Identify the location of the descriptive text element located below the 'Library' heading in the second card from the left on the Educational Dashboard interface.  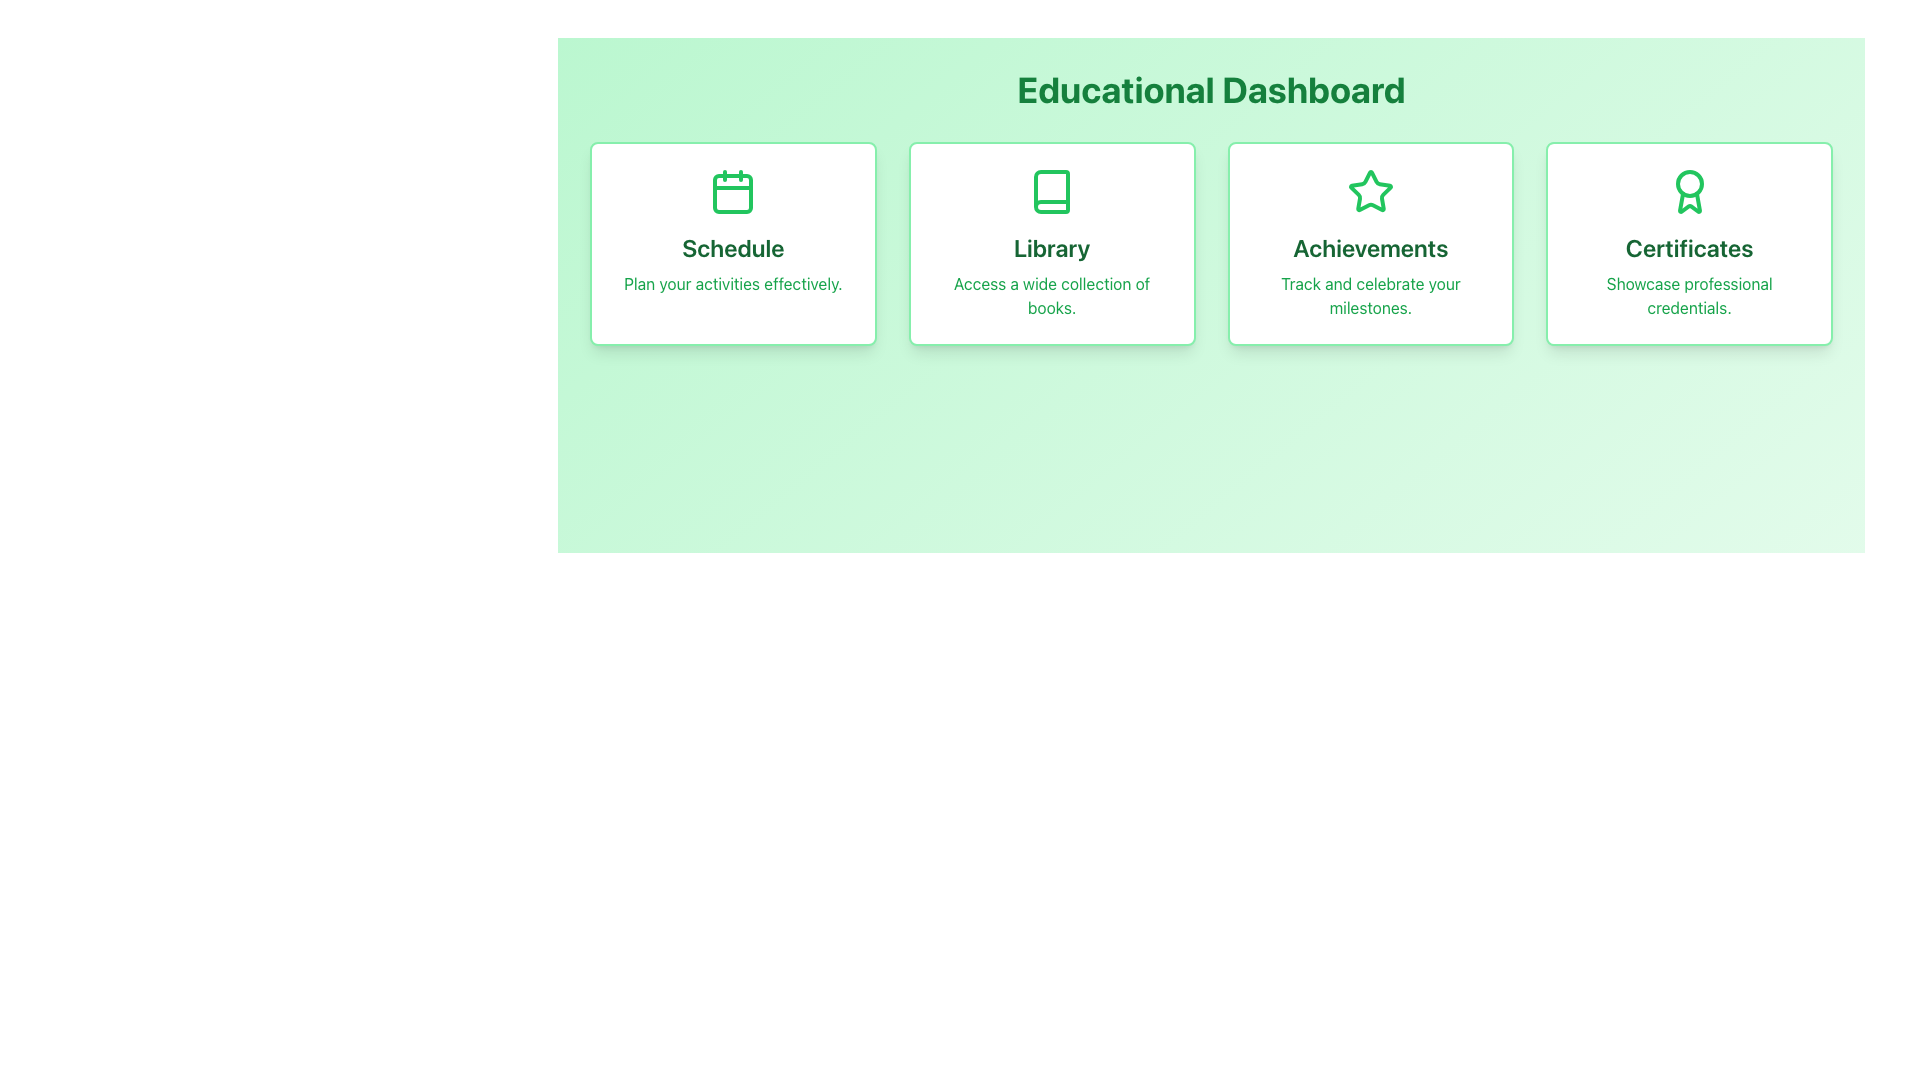
(1051, 296).